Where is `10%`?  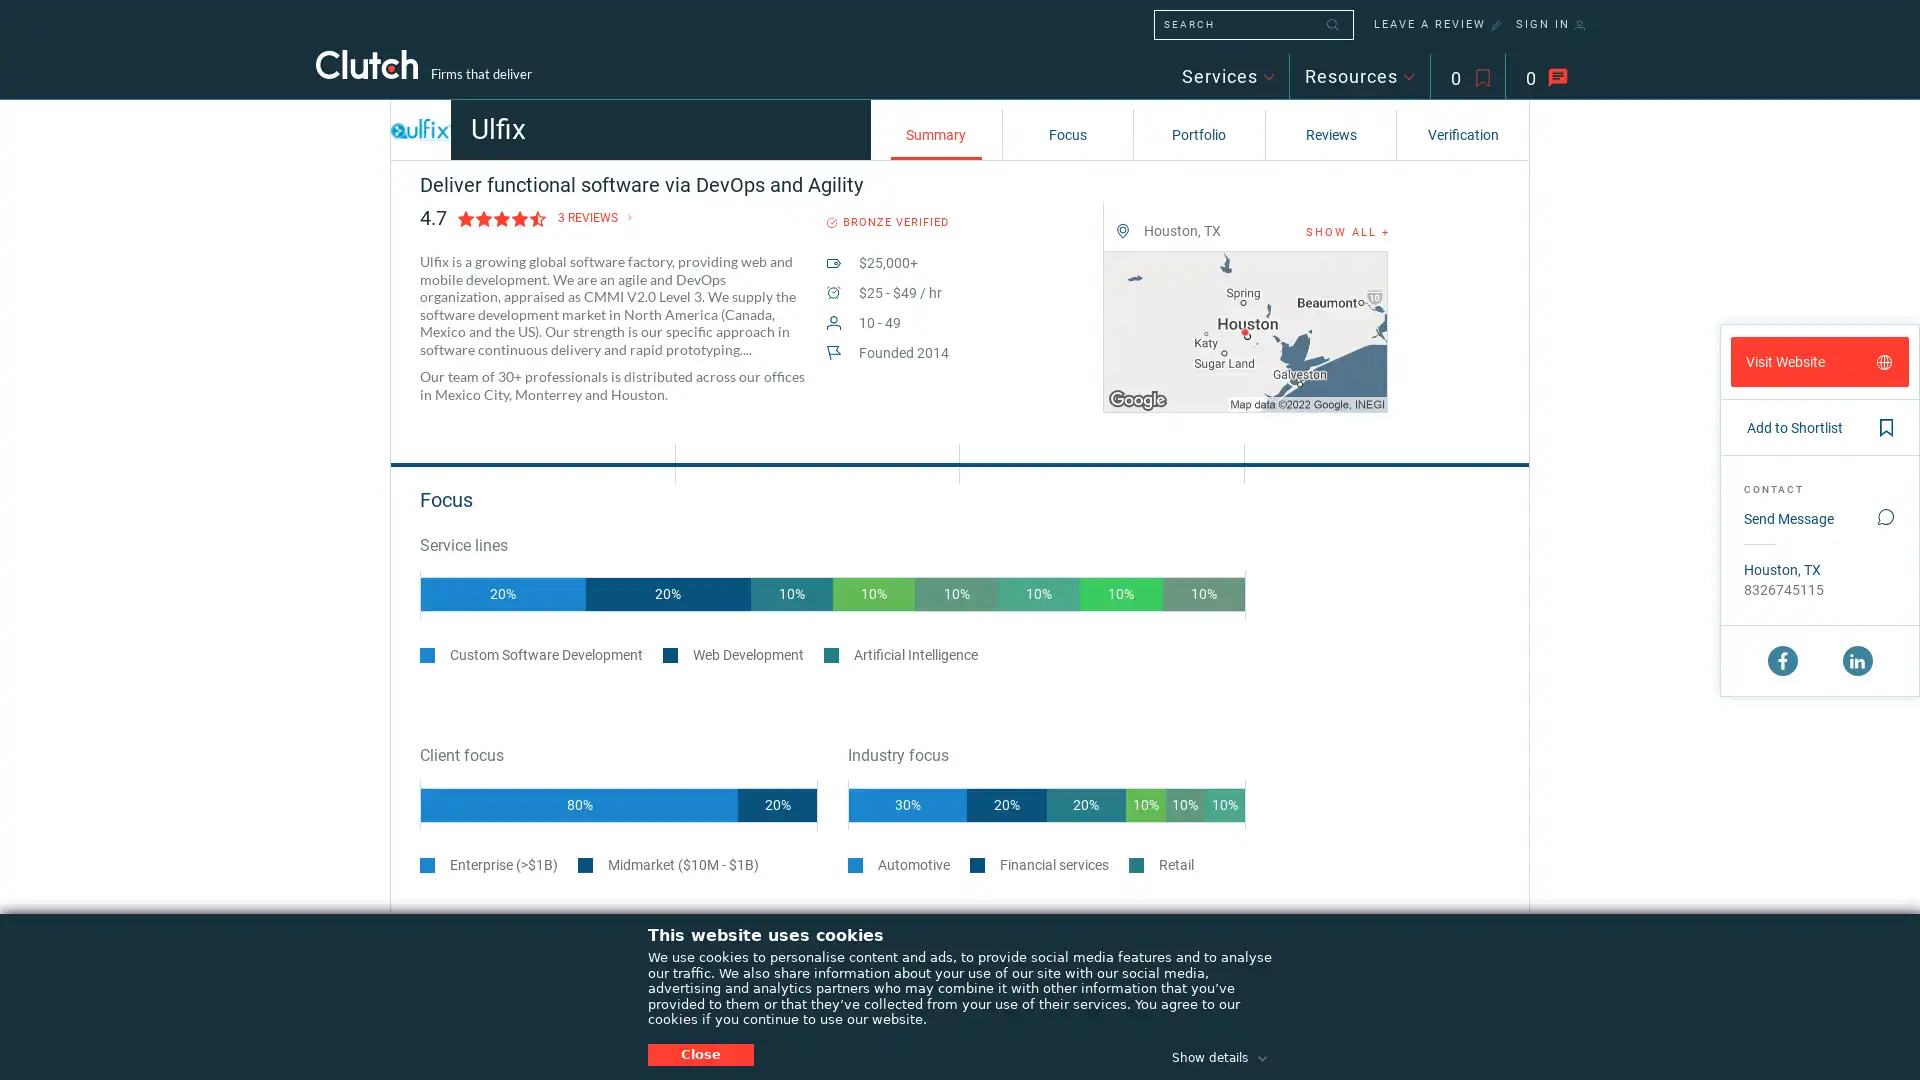 10% is located at coordinates (1185, 803).